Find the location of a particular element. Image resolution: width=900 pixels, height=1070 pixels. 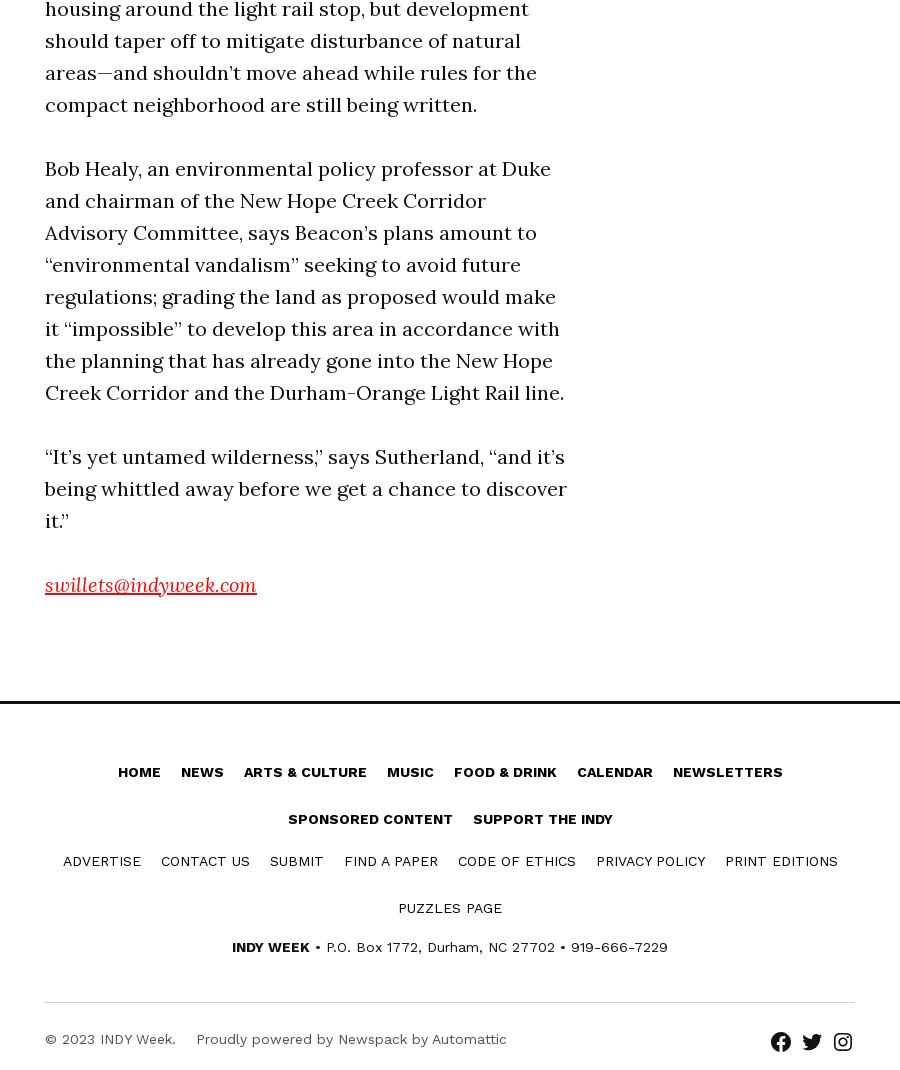

'Newsletters' is located at coordinates (726, 770).